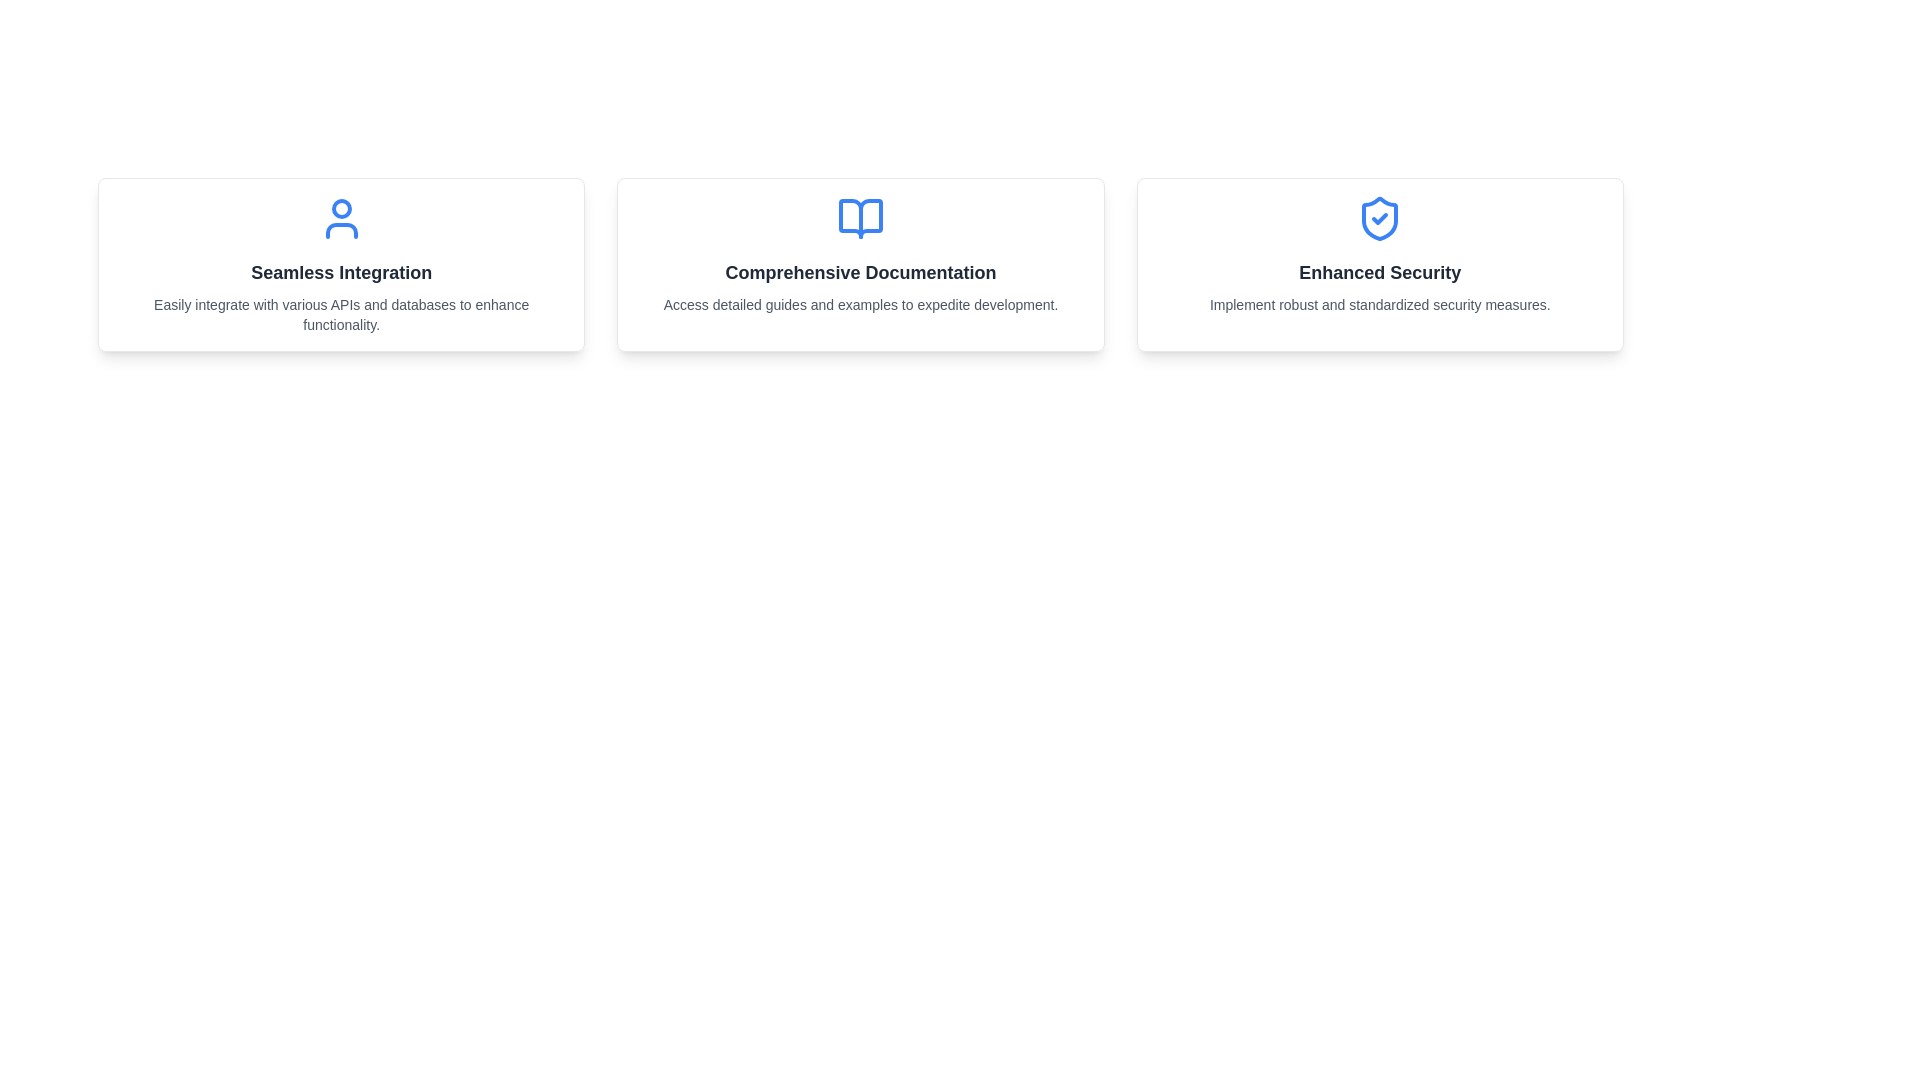 Image resolution: width=1920 pixels, height=1080 pixels. I want to click on the Informational Card titled 'Seamless Integration' which features a user silhouette icon at the top center and is located in the first column of the grid, so click(341, 264).